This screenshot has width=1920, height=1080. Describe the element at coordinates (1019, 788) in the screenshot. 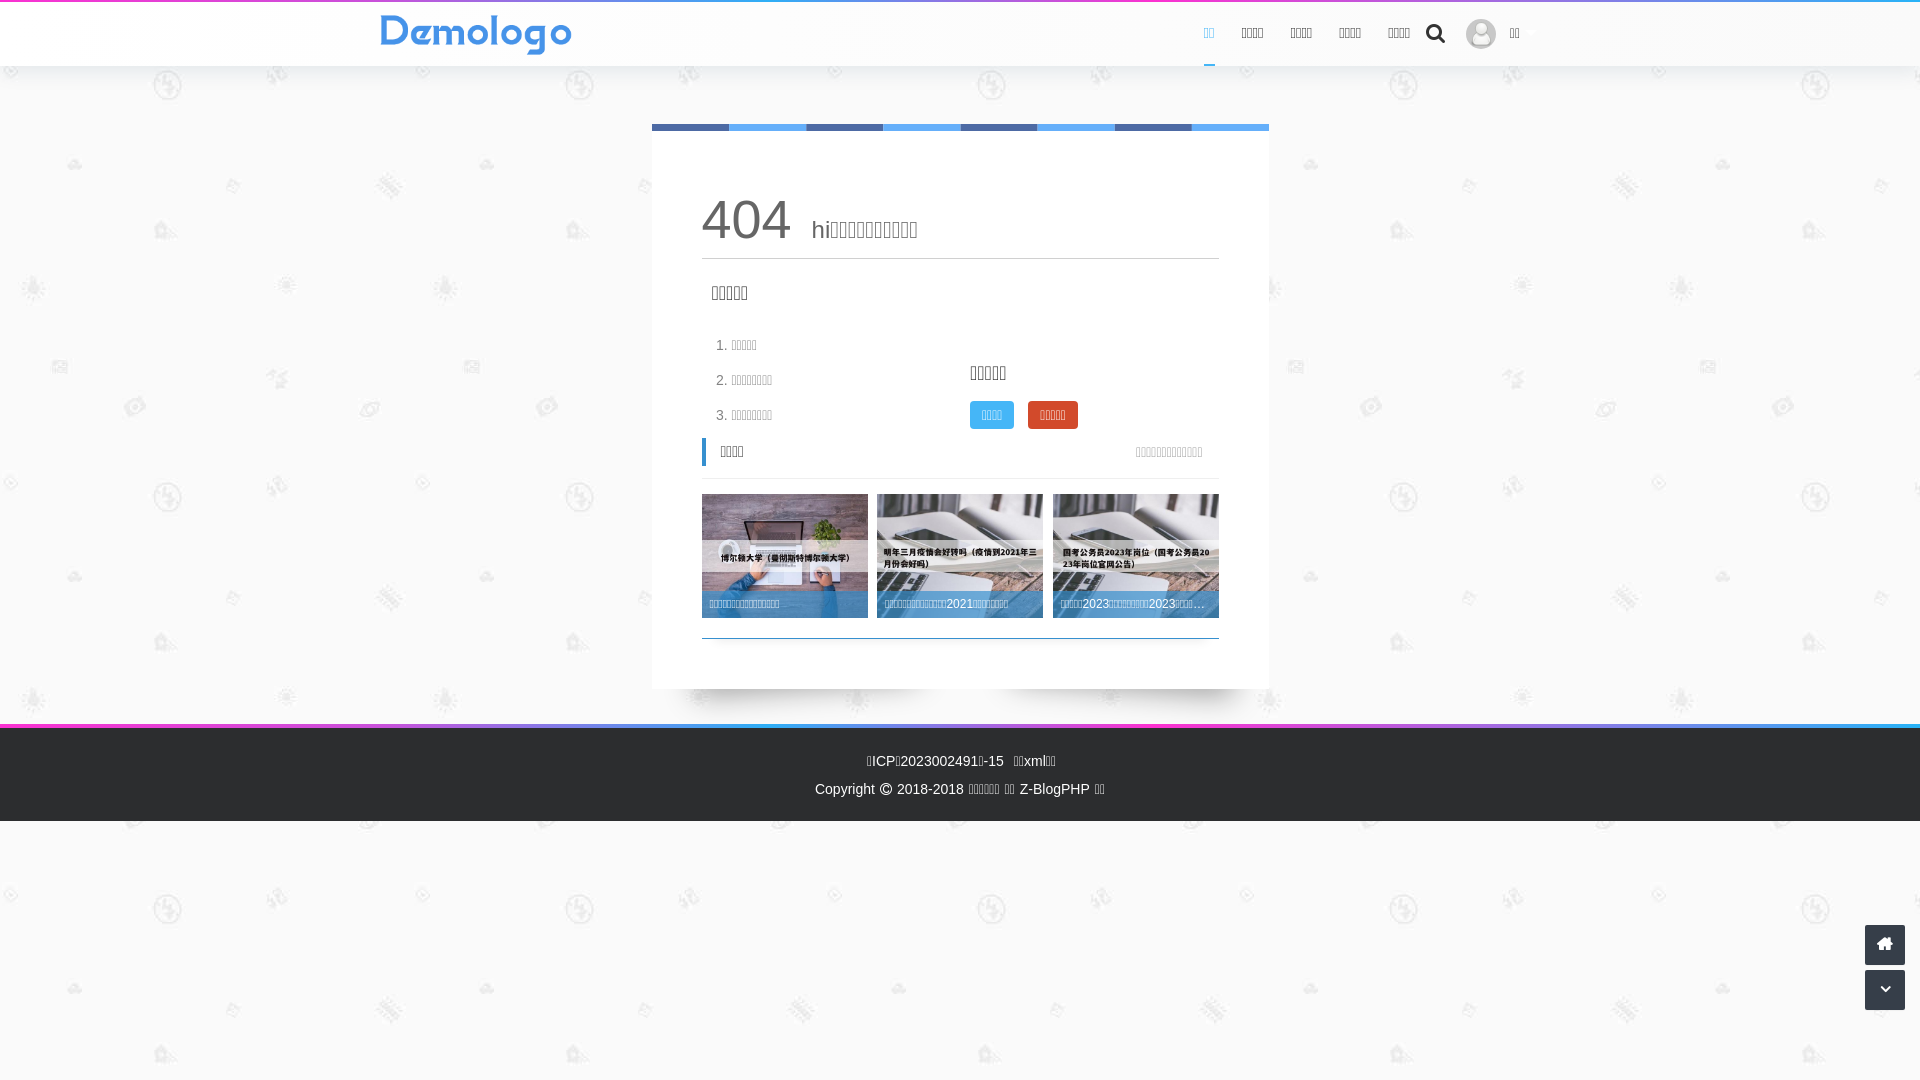

I see `'Z-BlogPHP'` at that location.